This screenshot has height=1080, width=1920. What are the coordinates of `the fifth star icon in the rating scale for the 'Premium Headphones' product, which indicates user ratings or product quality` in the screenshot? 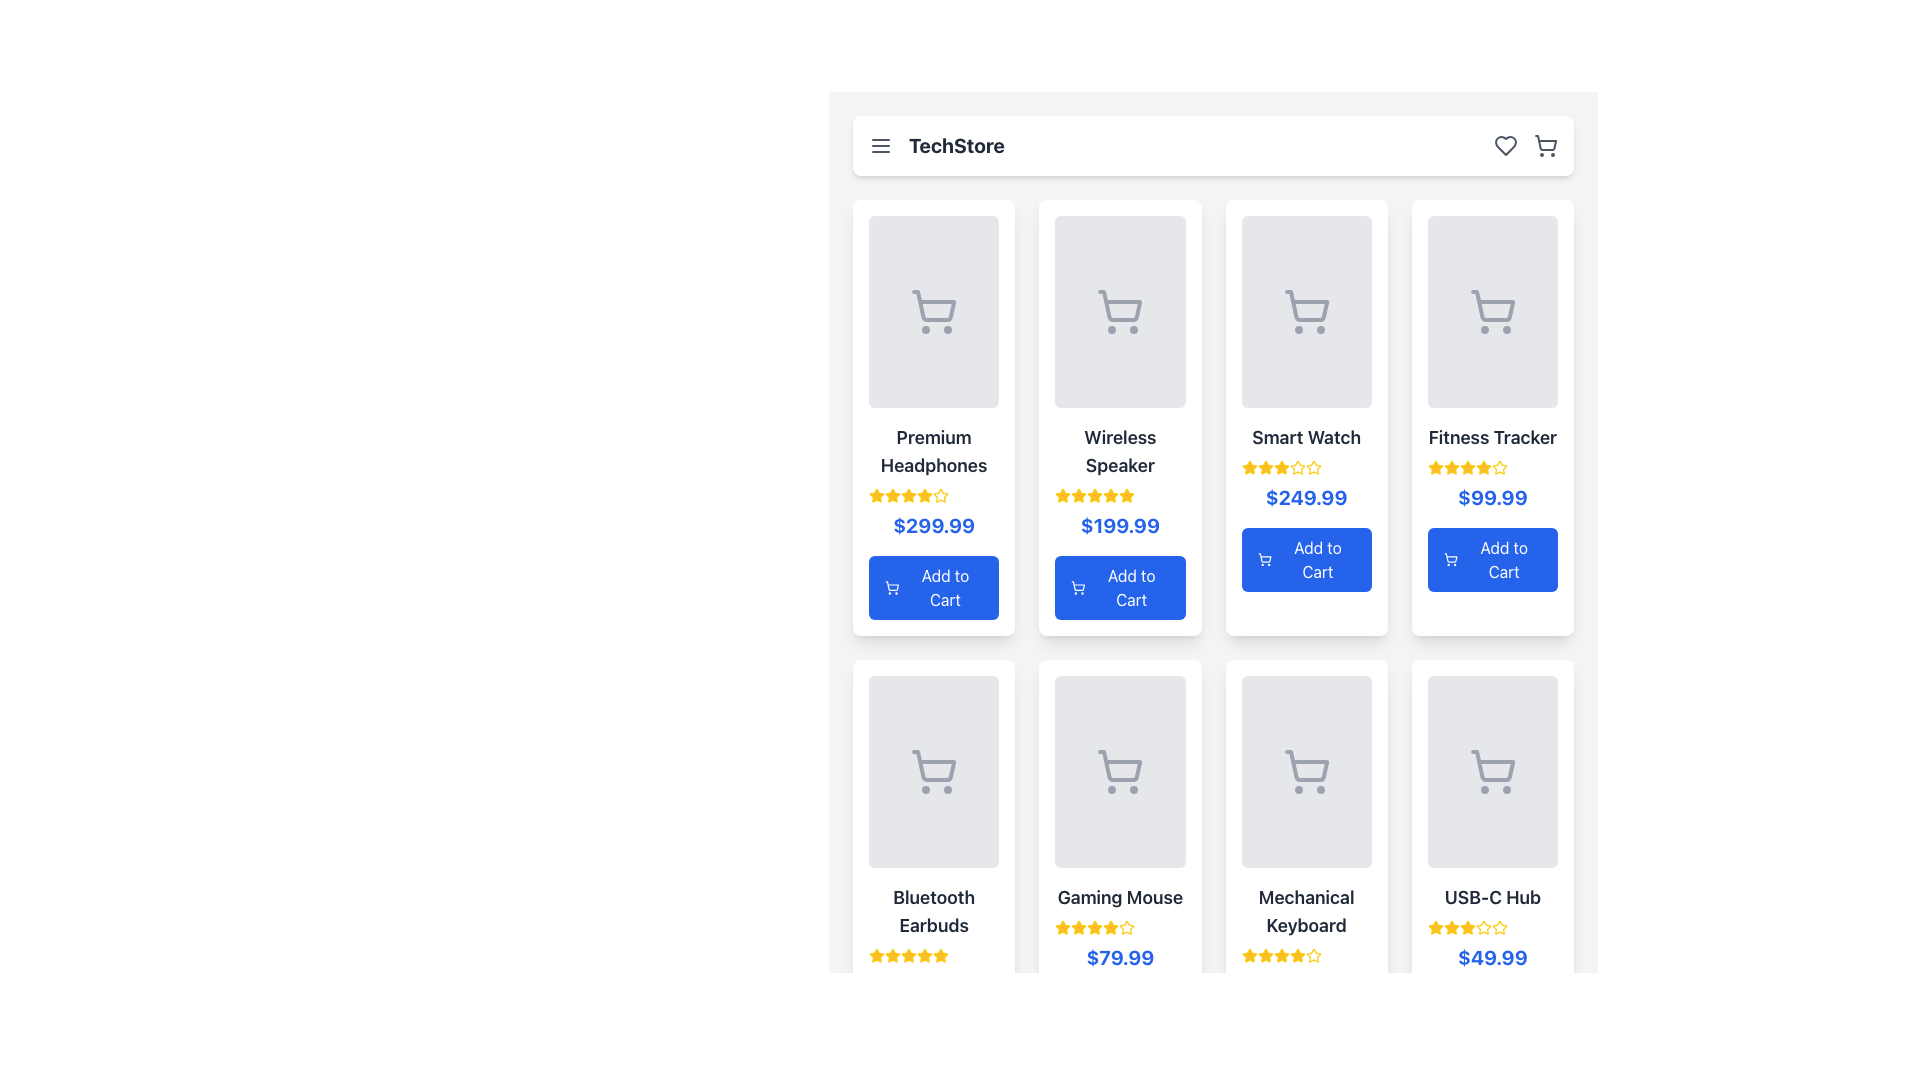 It's located at (939, 495).